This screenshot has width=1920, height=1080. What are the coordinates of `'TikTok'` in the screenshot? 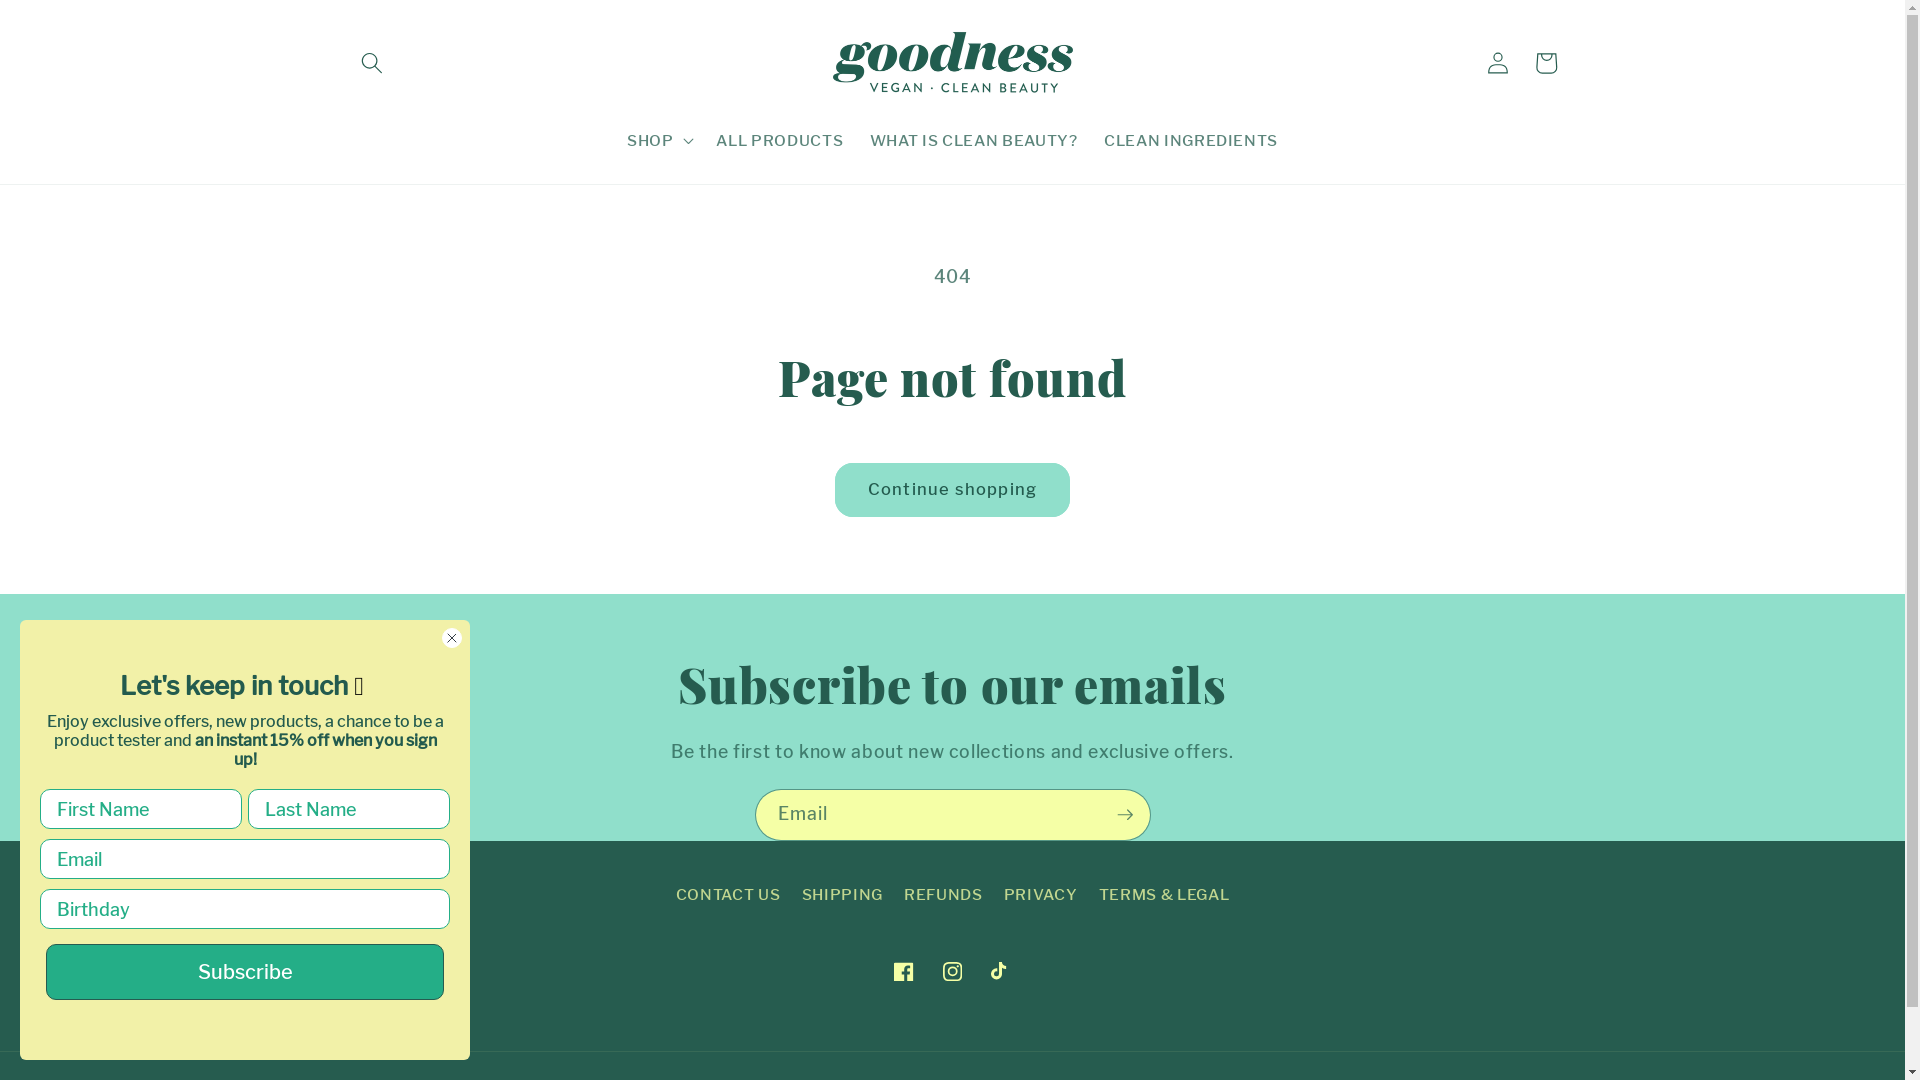 It's located at (1001, 970).